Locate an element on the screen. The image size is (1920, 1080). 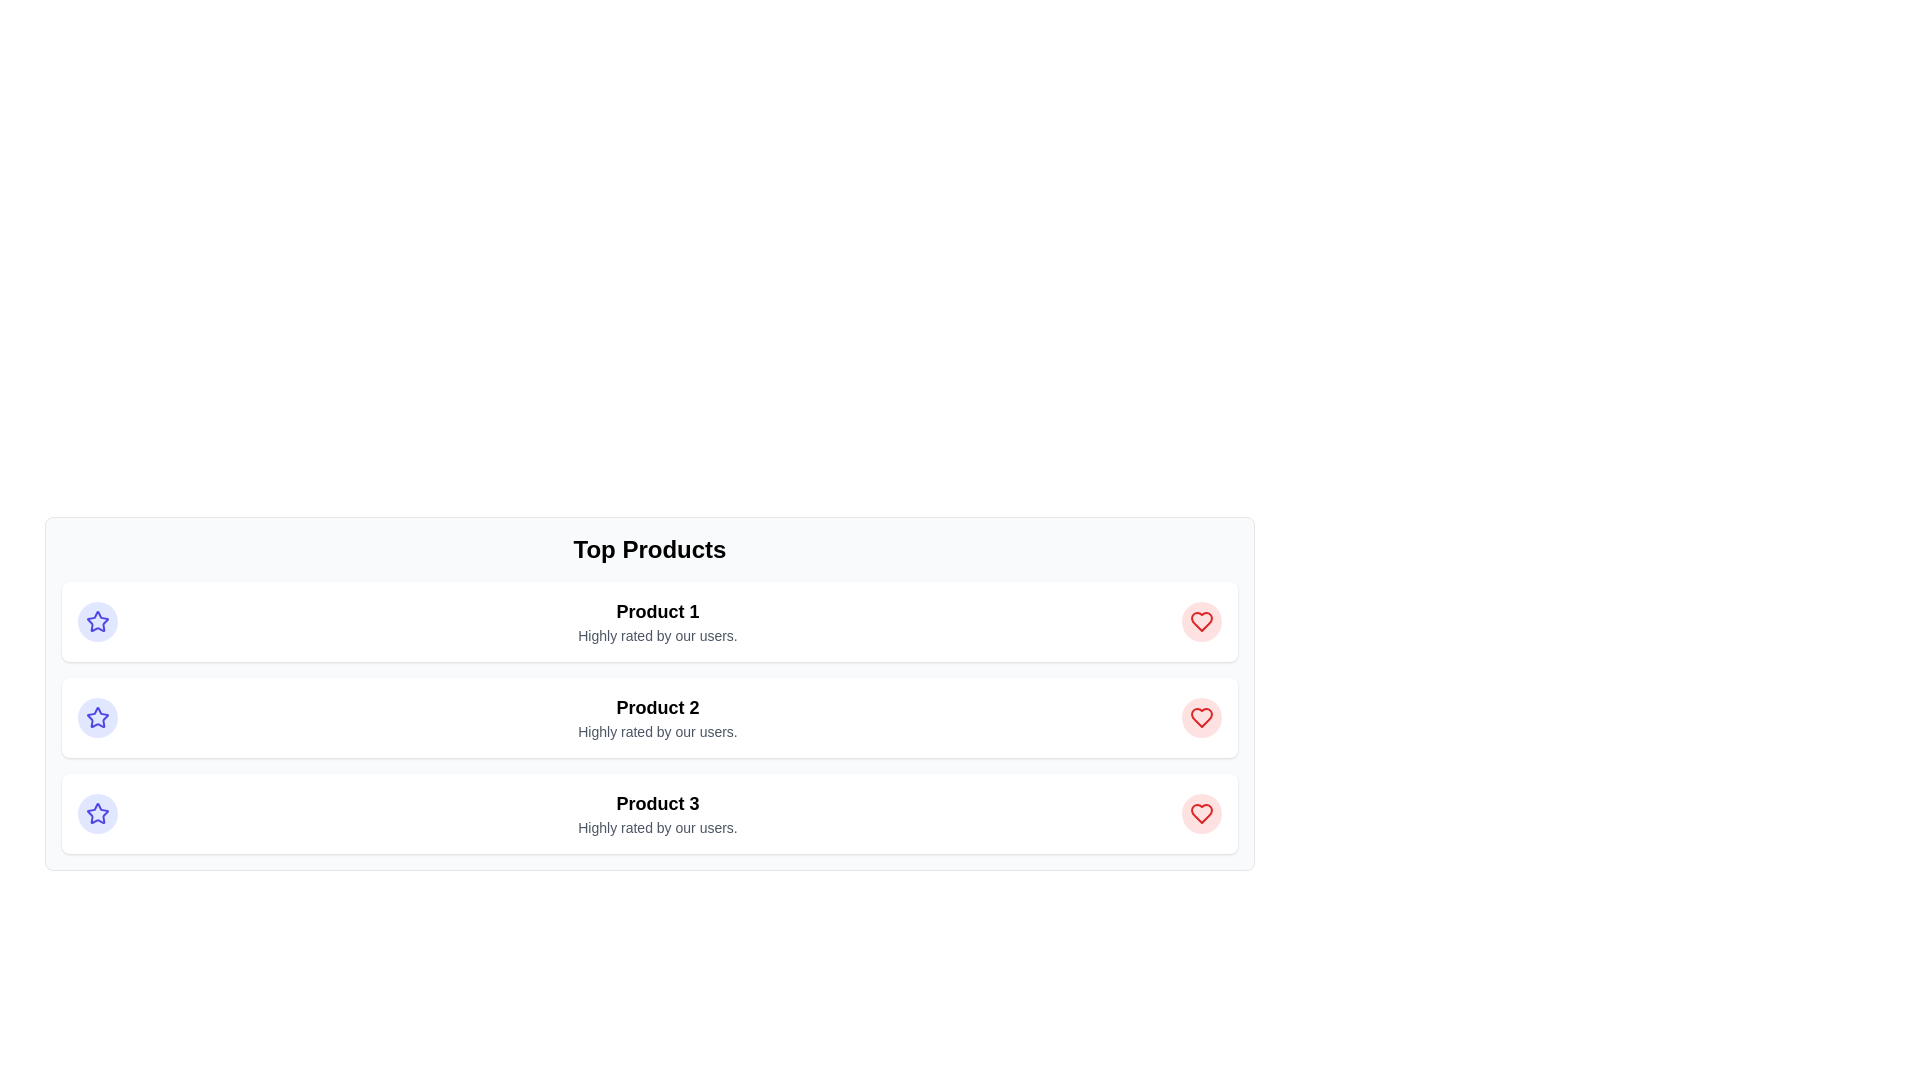
the text block that displays 'Product 3' with the statement 'Highly rated by our users.' in the third card of the 'Top Products' list is located at coordinates (657, 813).